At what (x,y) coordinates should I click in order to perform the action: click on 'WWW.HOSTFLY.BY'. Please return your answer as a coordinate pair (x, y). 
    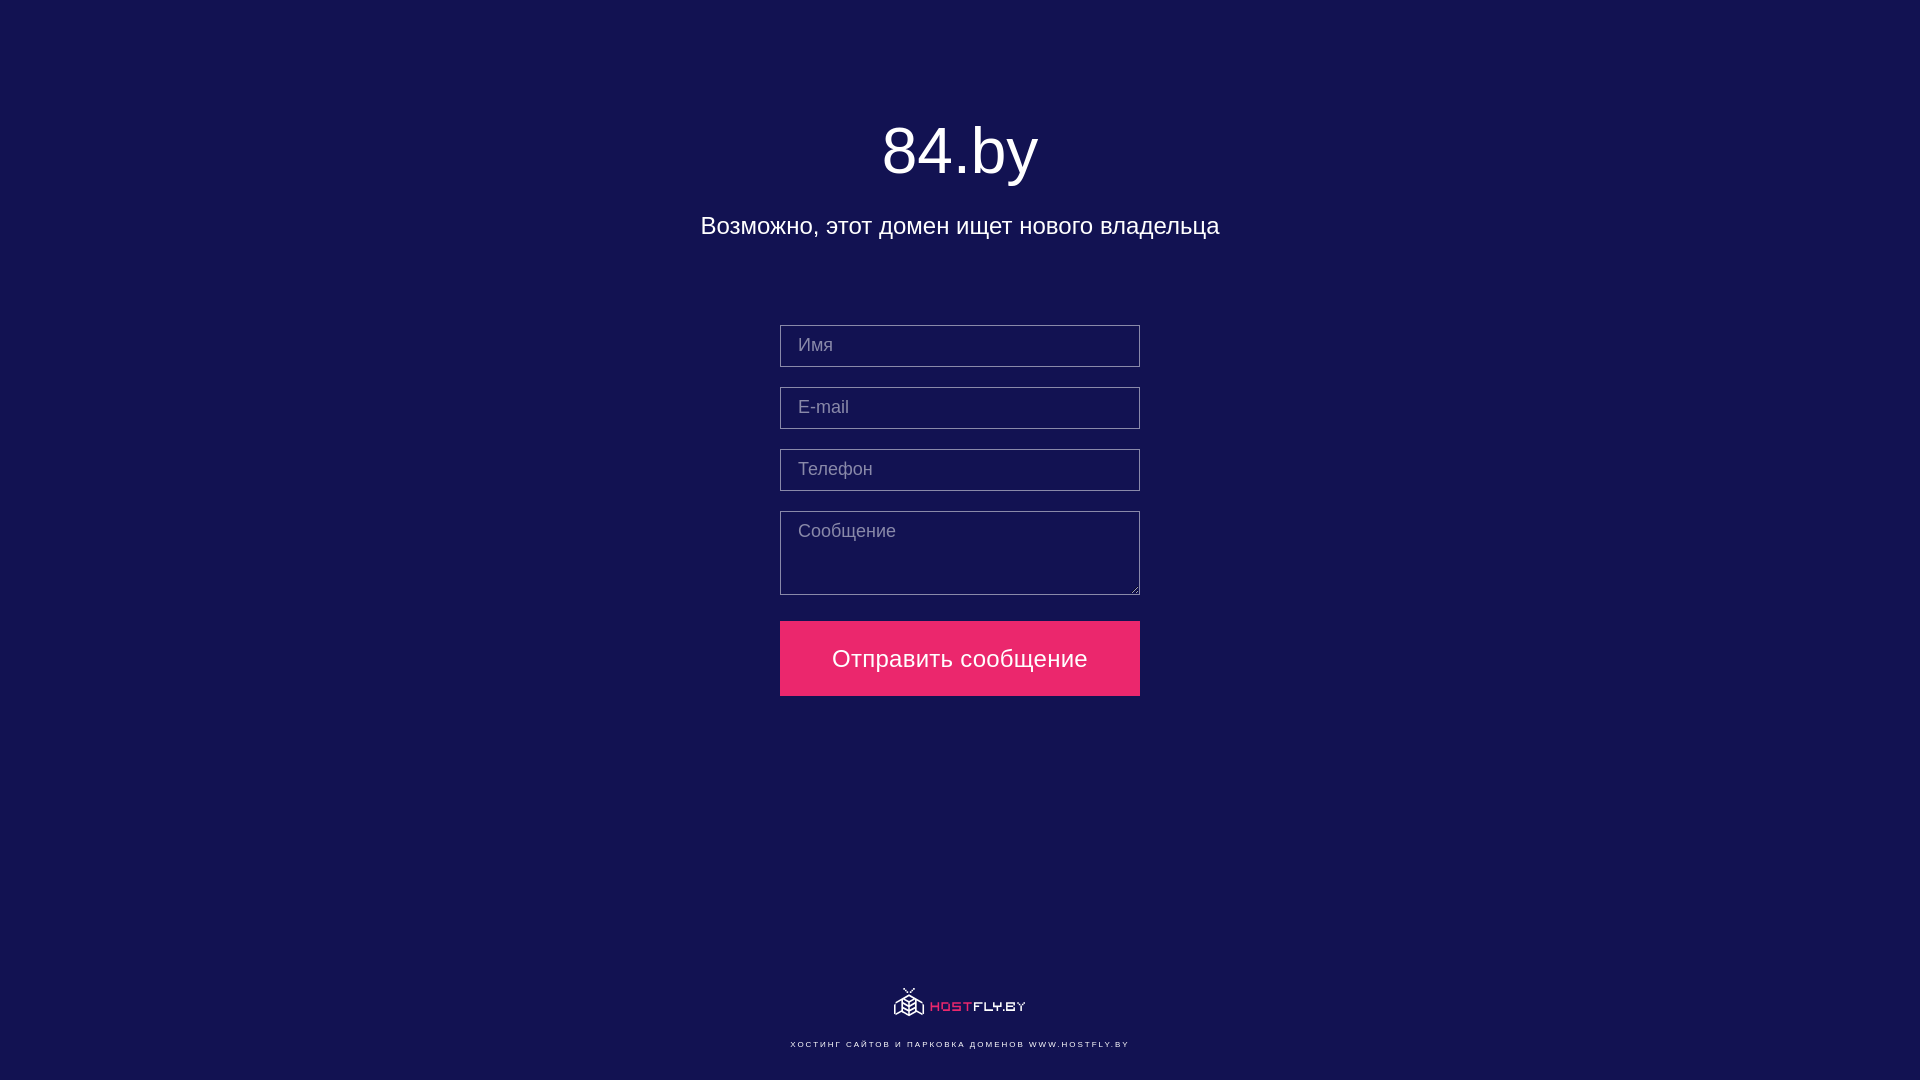
    Looking at the image, I should click on (1078, 1043).